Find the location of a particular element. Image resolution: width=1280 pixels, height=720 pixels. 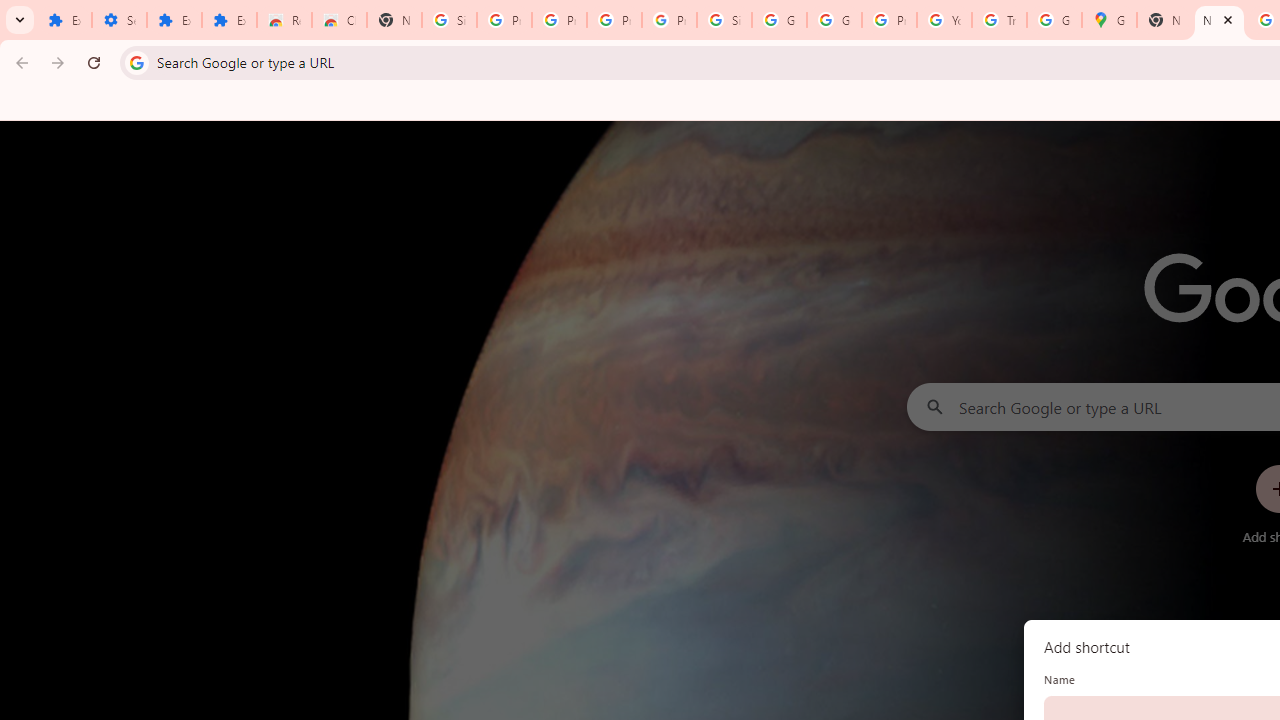

'Settings' is located at coordinates (118, 20).